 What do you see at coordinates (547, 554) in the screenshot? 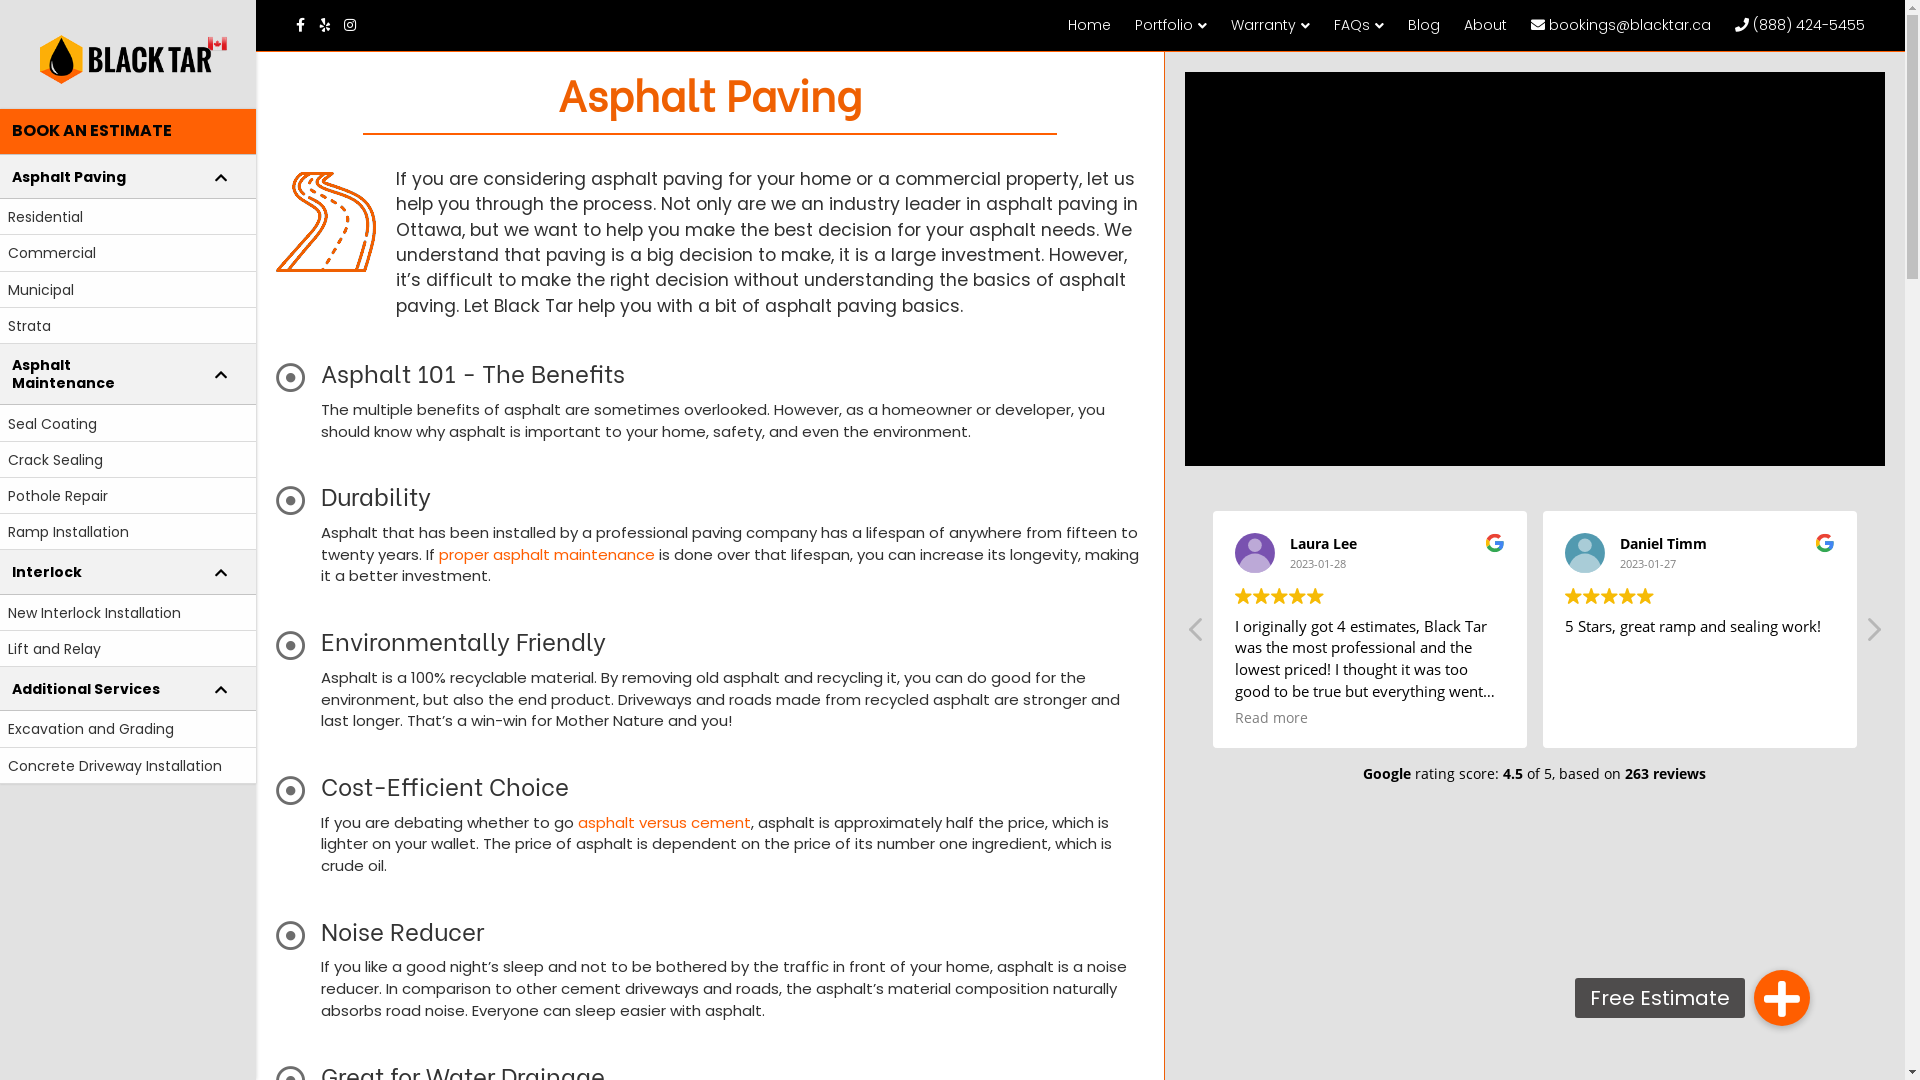
I see `'proper asphalt maintenance'` at bounding box center [547, 554].